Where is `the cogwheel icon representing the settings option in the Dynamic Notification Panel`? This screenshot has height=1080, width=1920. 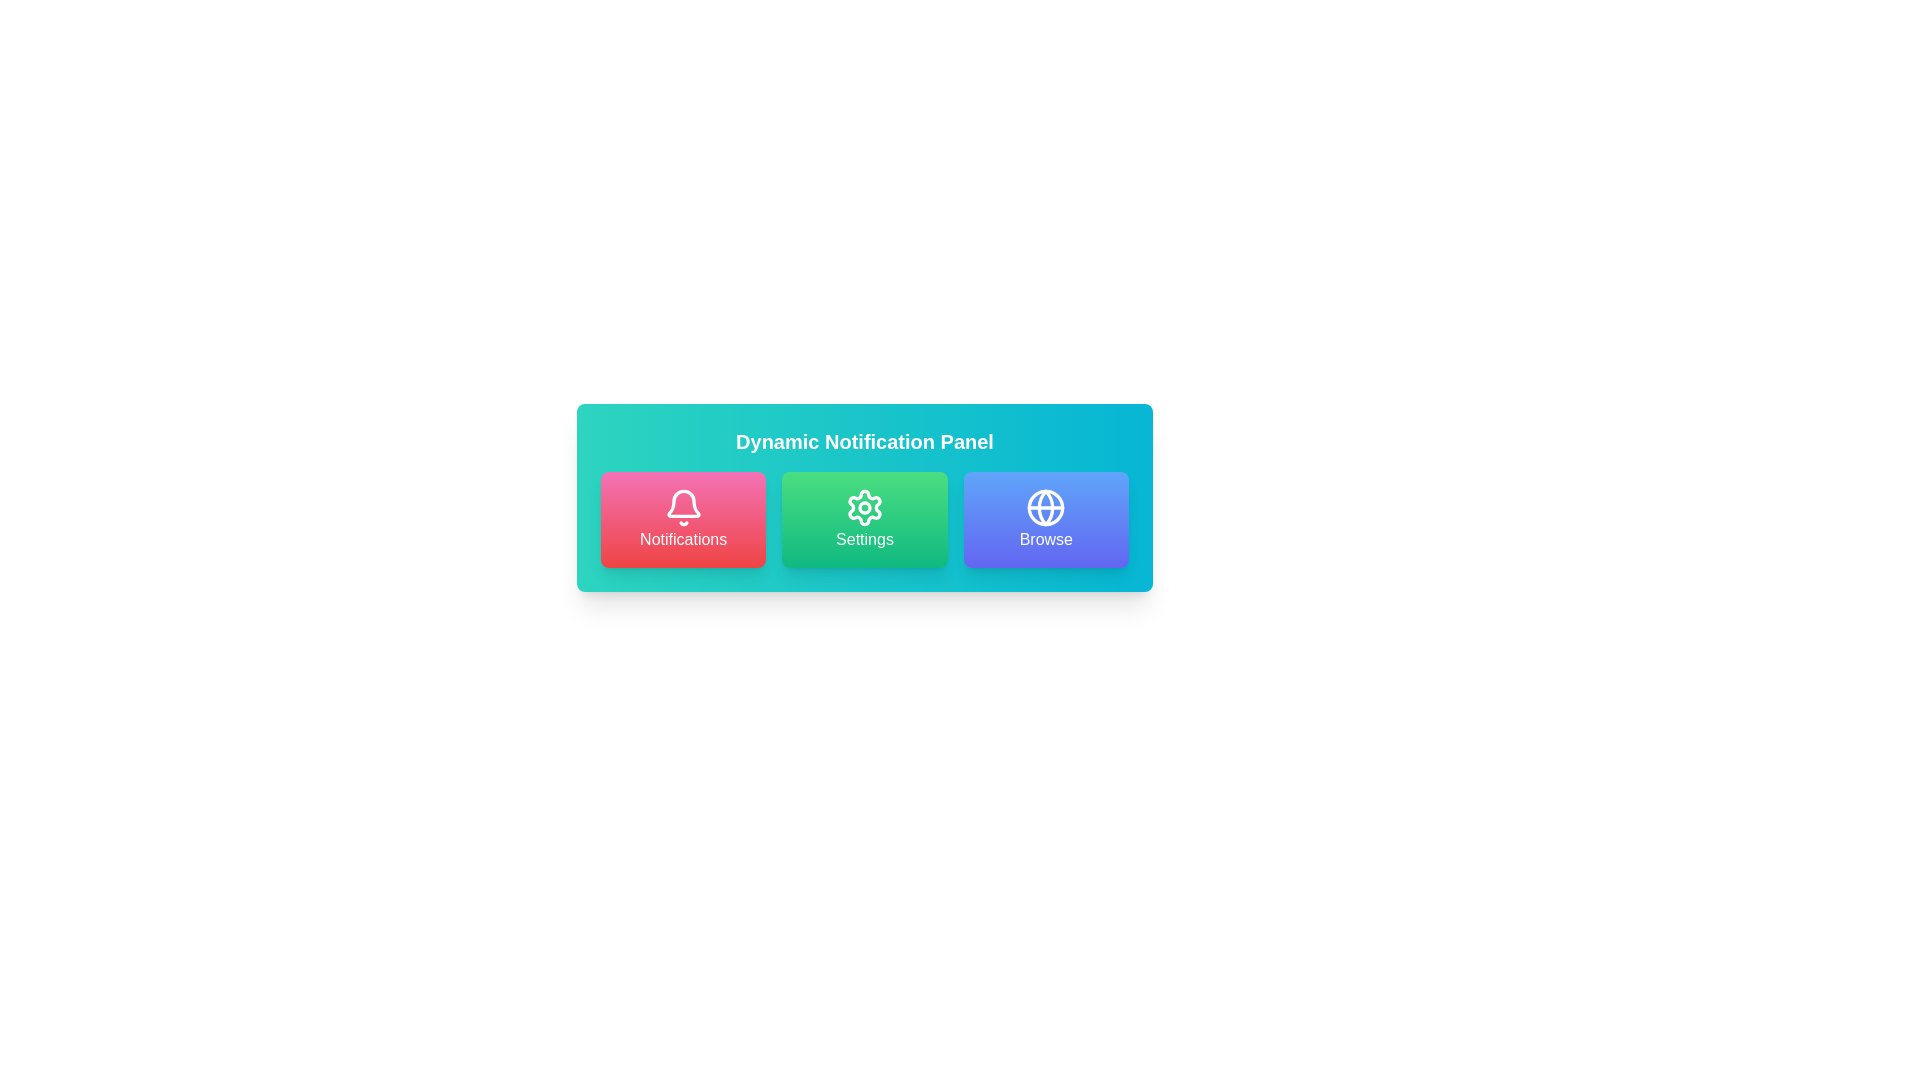 the cogwheel icon representing the settings option in the Dynamic Notification Panel is located at coordinates (864, 507).